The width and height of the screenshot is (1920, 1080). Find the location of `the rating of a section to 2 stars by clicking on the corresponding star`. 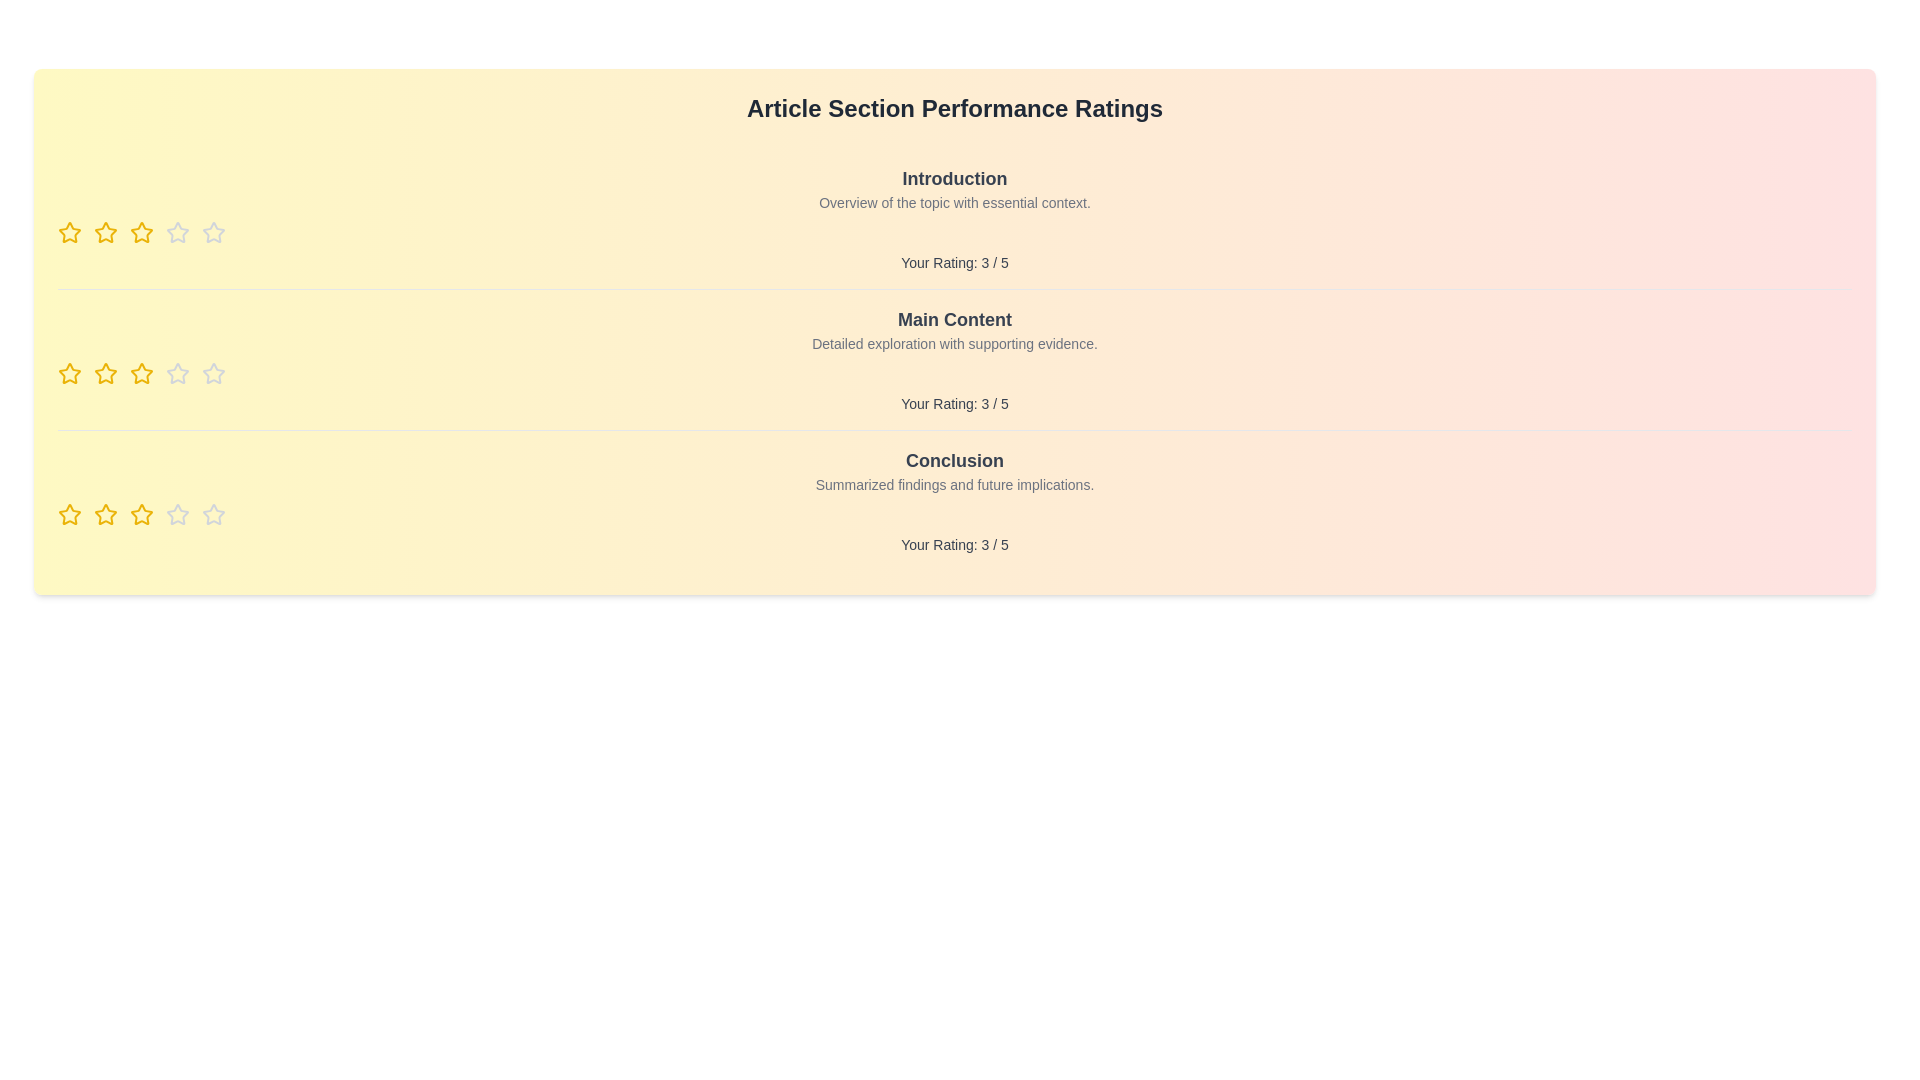

the rating of a section to 2 stars by clicking on the corresponding star is located at coordinates (104, 231).